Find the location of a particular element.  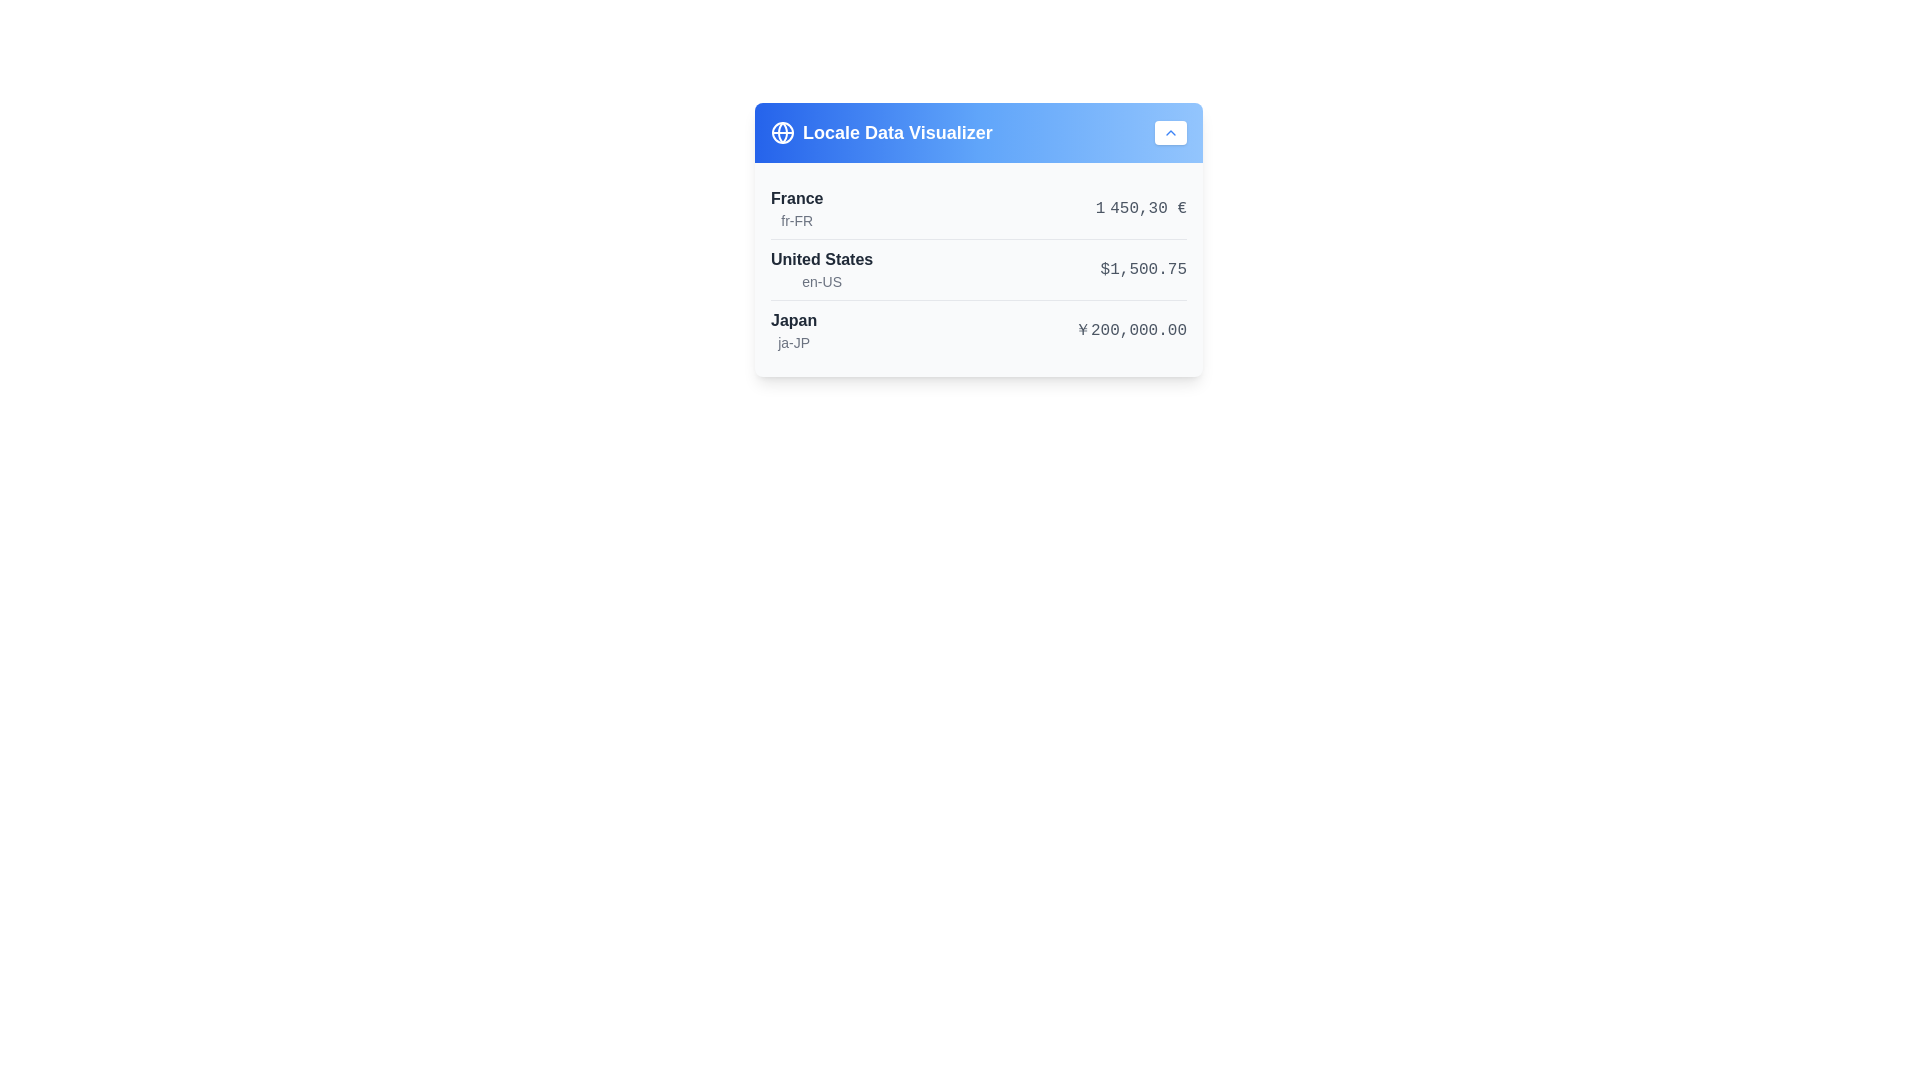

the text display showing the monetary value in euros for the 'France' entry in the table is located at coordinates (1141, 208).